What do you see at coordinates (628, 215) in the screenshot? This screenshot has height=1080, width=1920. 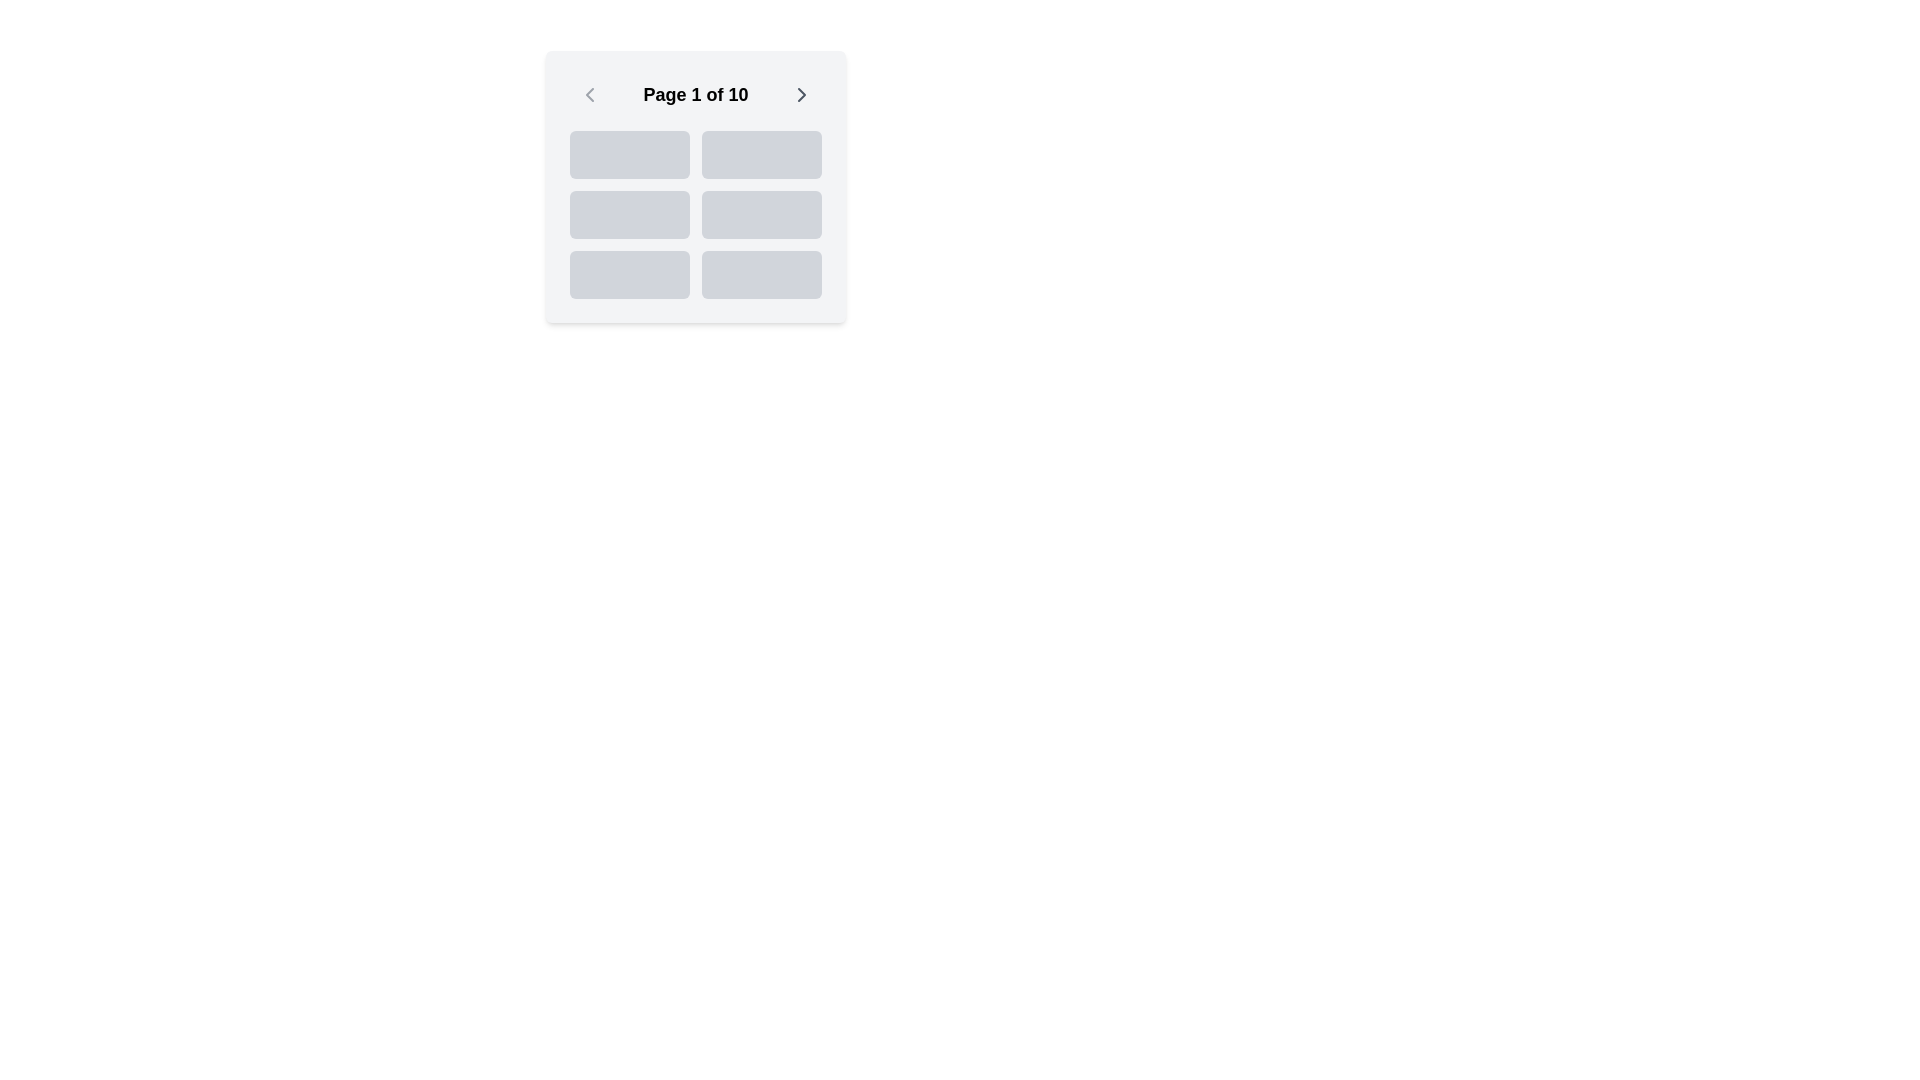 I see `the small rectangular button-like component with a light gray background and rounded corners, located in the middle-left of a 3x2 grid layout` at bounding box center [628, 215].